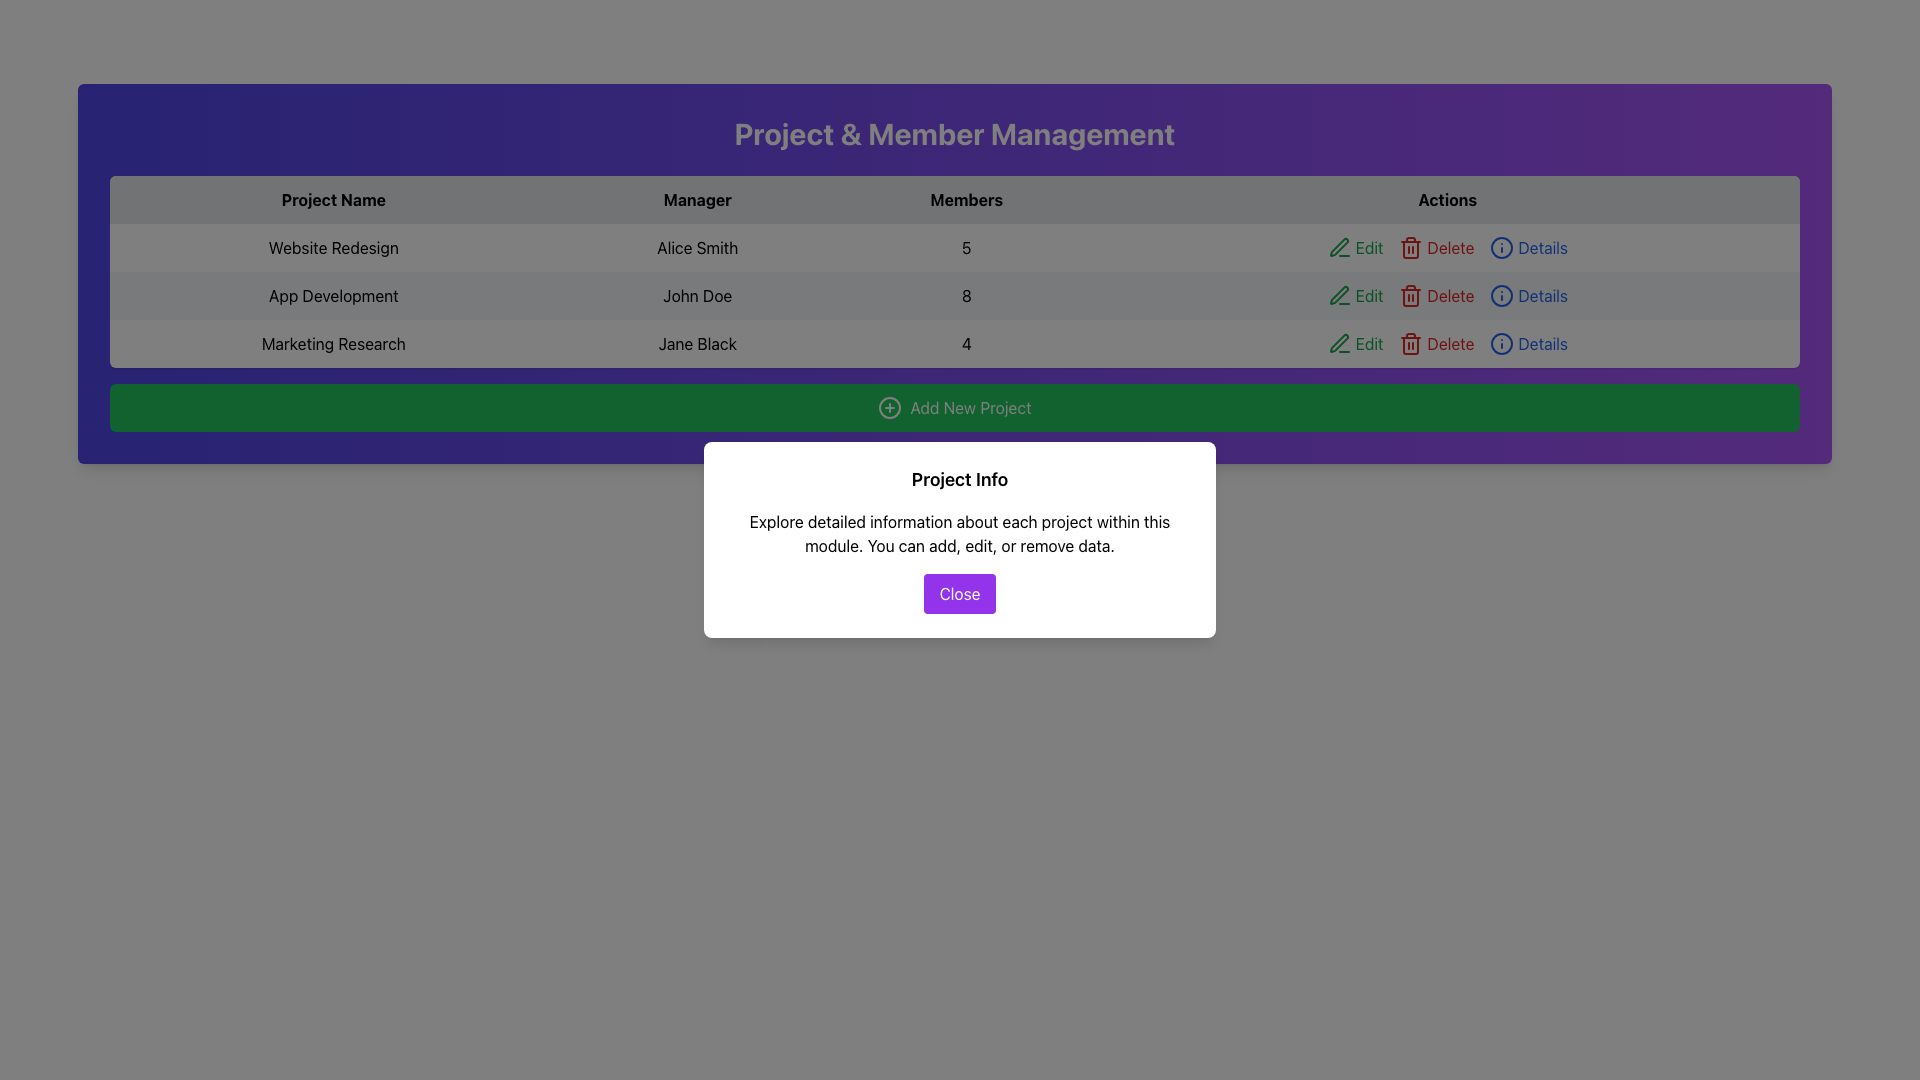 The width and height of the screenshot is (1920, 1080). Describe the element at coordinates (1339, 245) in the screenshot. I see `the green pencil icon in the 'Actions' column of the third row to initiate the edit action` at that location.